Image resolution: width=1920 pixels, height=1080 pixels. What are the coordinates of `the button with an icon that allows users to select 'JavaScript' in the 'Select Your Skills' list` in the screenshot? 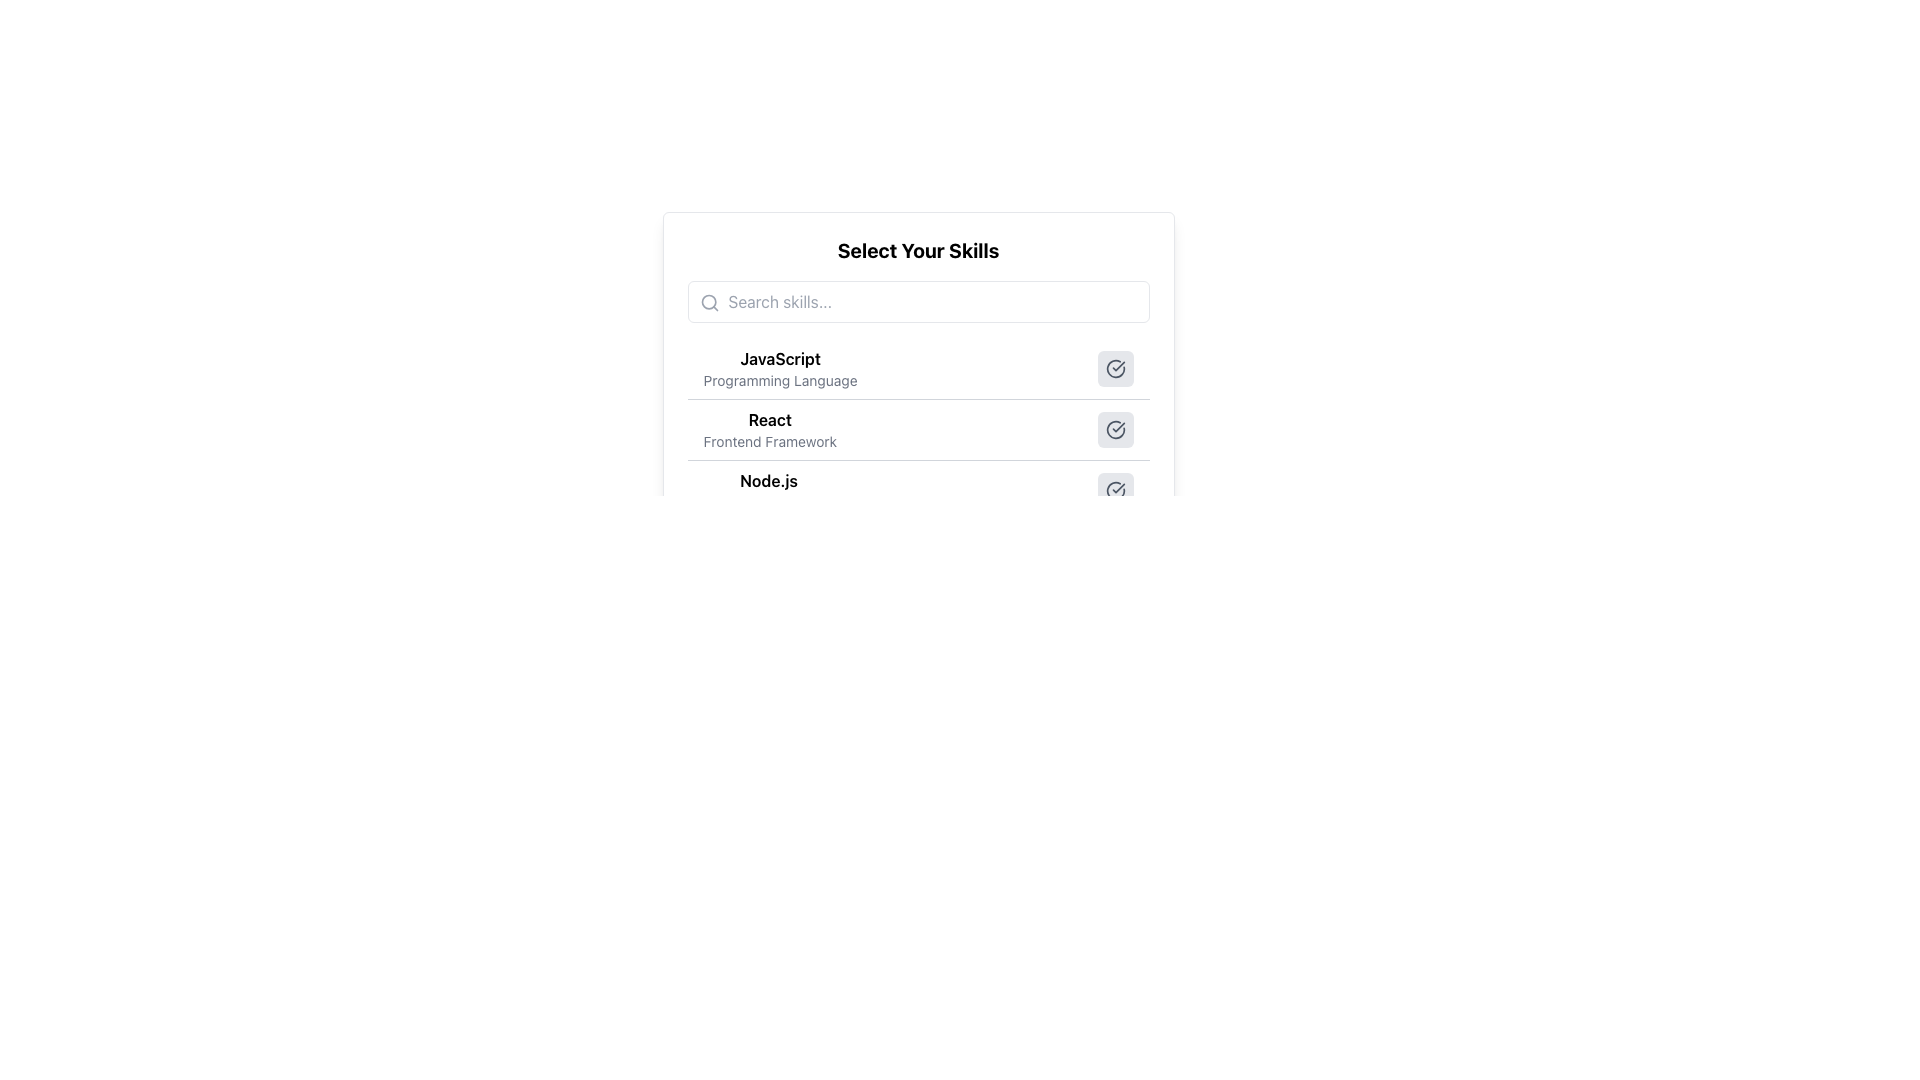 It's located at (1114, 369).